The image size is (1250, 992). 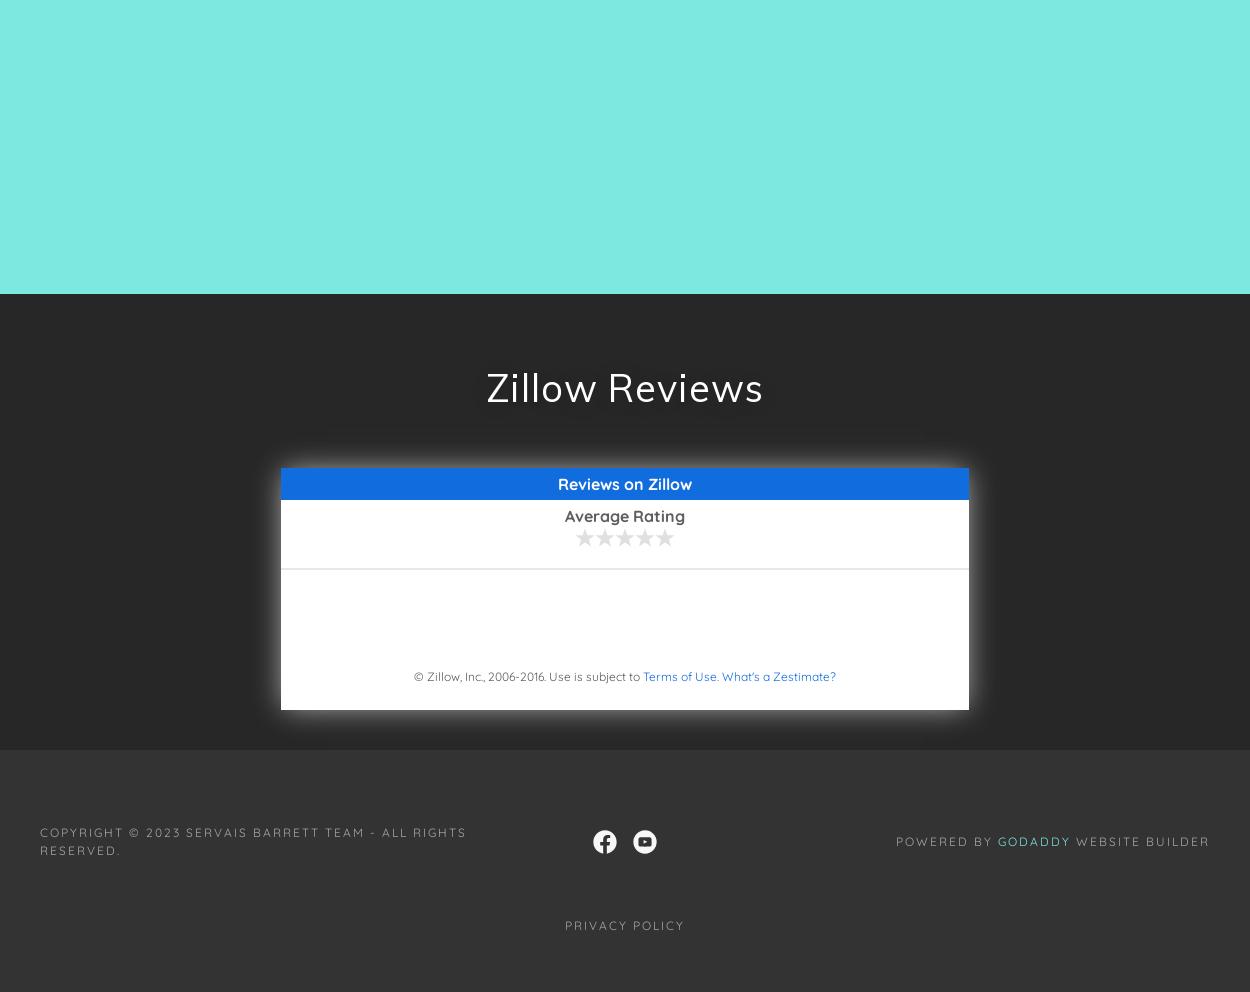 What do you see at coordinates (563, 514) in the screenshot?
I see `'Average Rating'` at bounding box center [563, 514].